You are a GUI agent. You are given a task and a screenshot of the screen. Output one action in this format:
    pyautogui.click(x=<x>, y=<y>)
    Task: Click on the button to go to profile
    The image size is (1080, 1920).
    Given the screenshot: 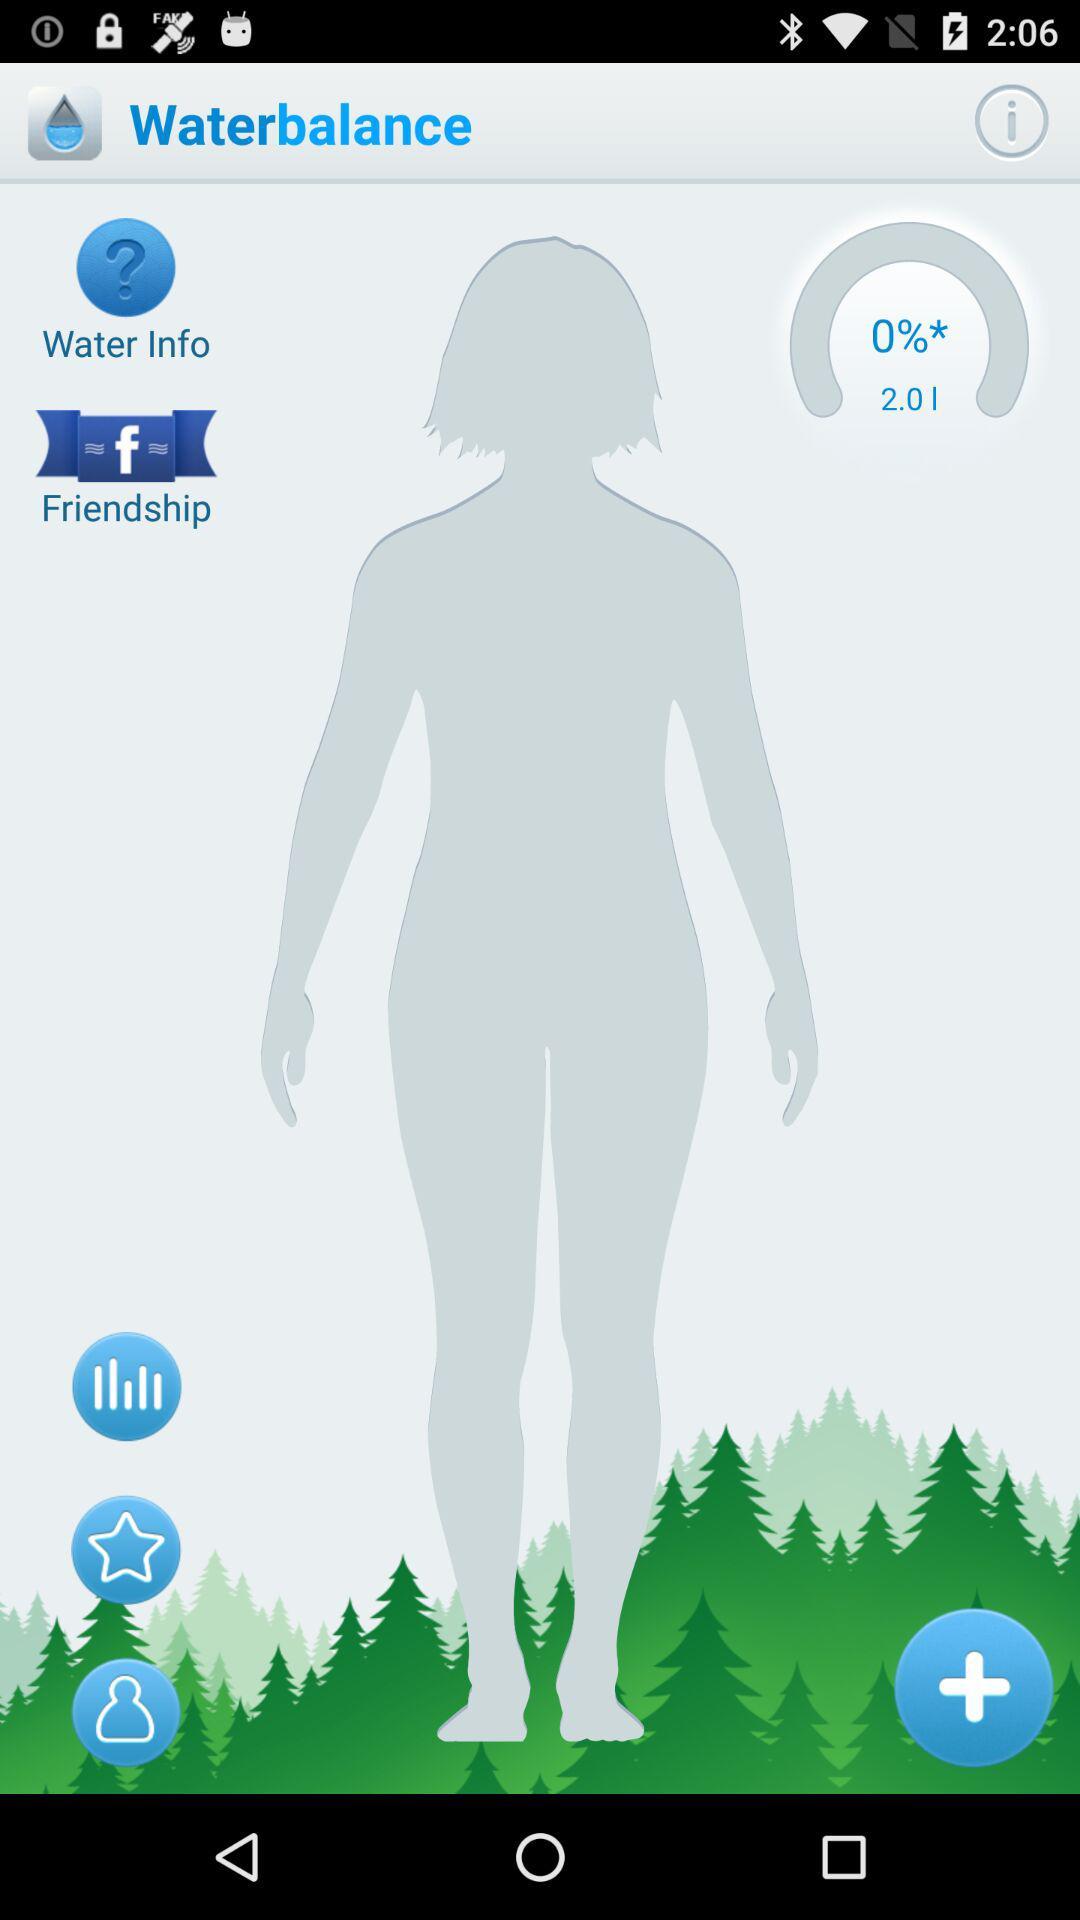 What is the action you would take?
    pyautogui.click(x=126, y=1711)
    